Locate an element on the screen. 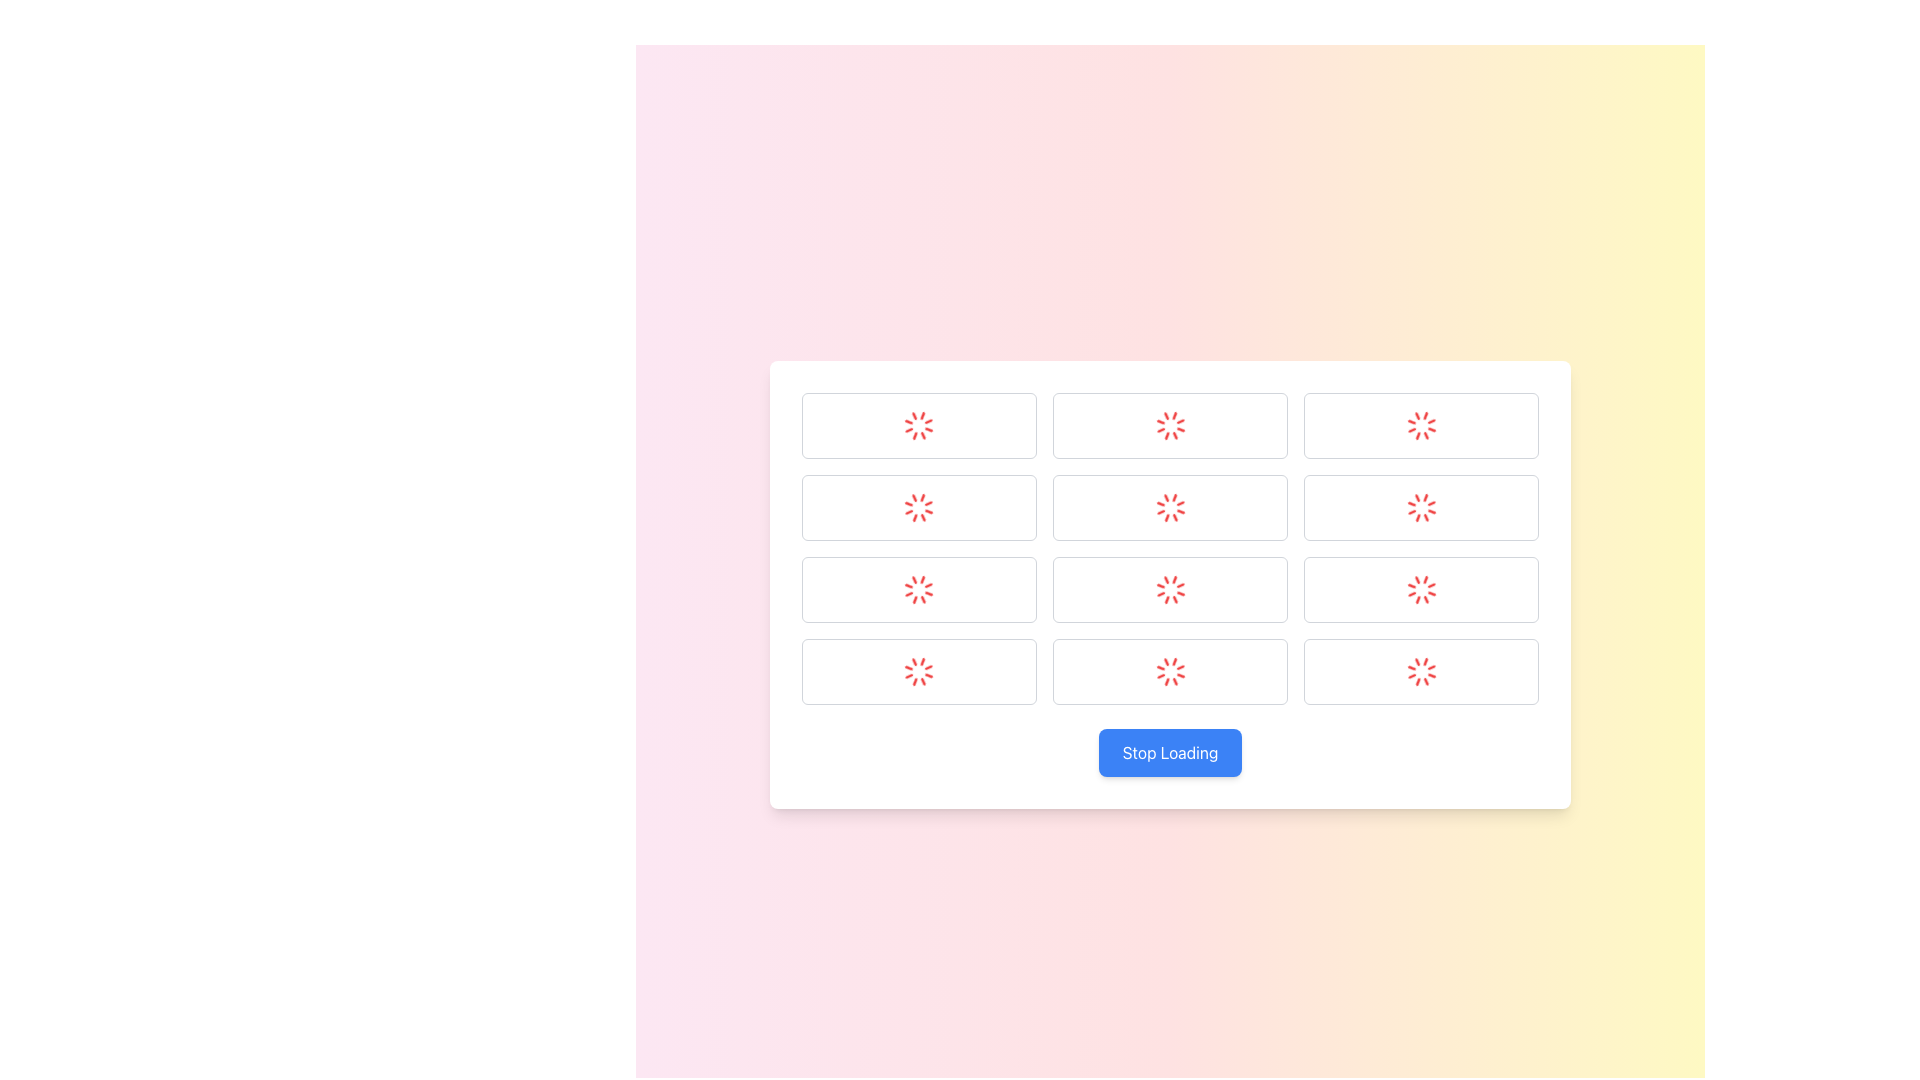 The width and height of the screenshot is (1920, 1080). the red-colored loader icon resembling a spinning sunburst, which is centrally located inside a white rectangular border area is located at coordinates (918, 589).